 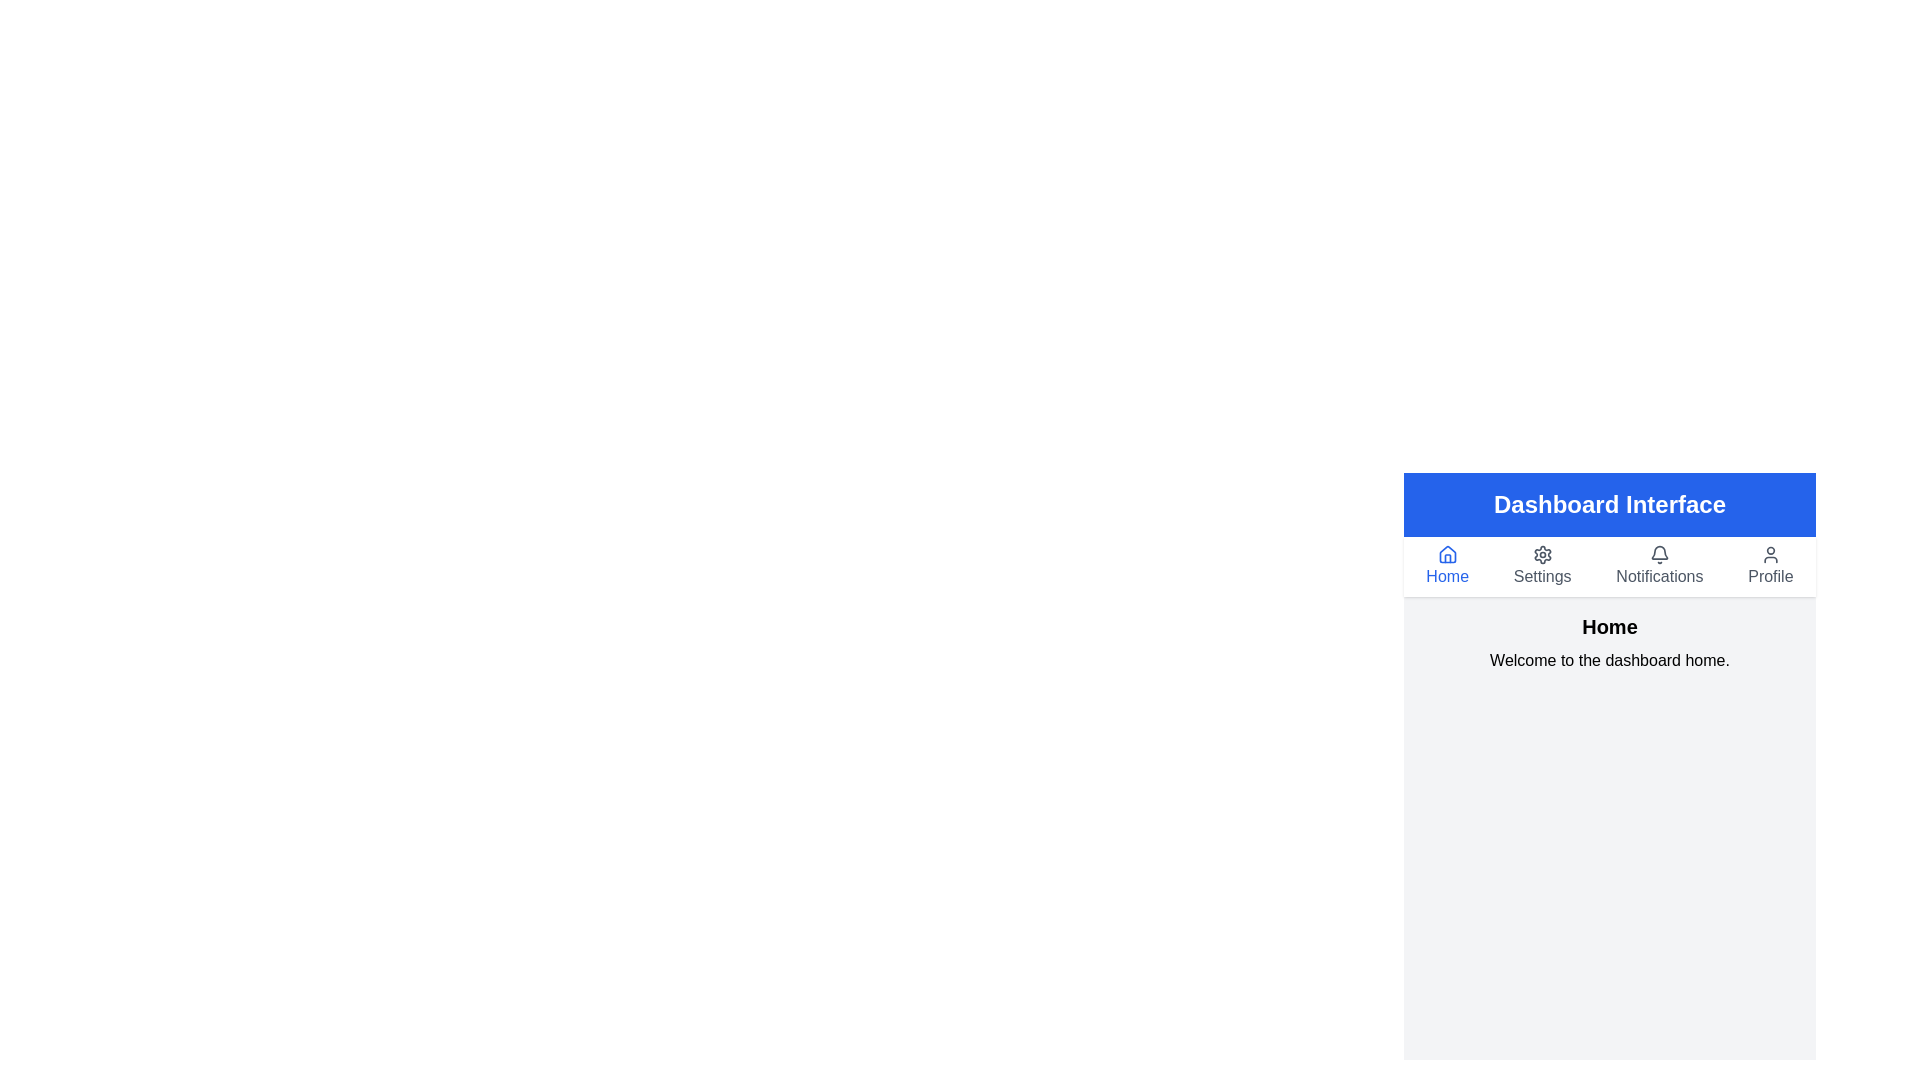 I want to click on the notifications bell icon in the top navigation bar, so click(x=1659, y=552).